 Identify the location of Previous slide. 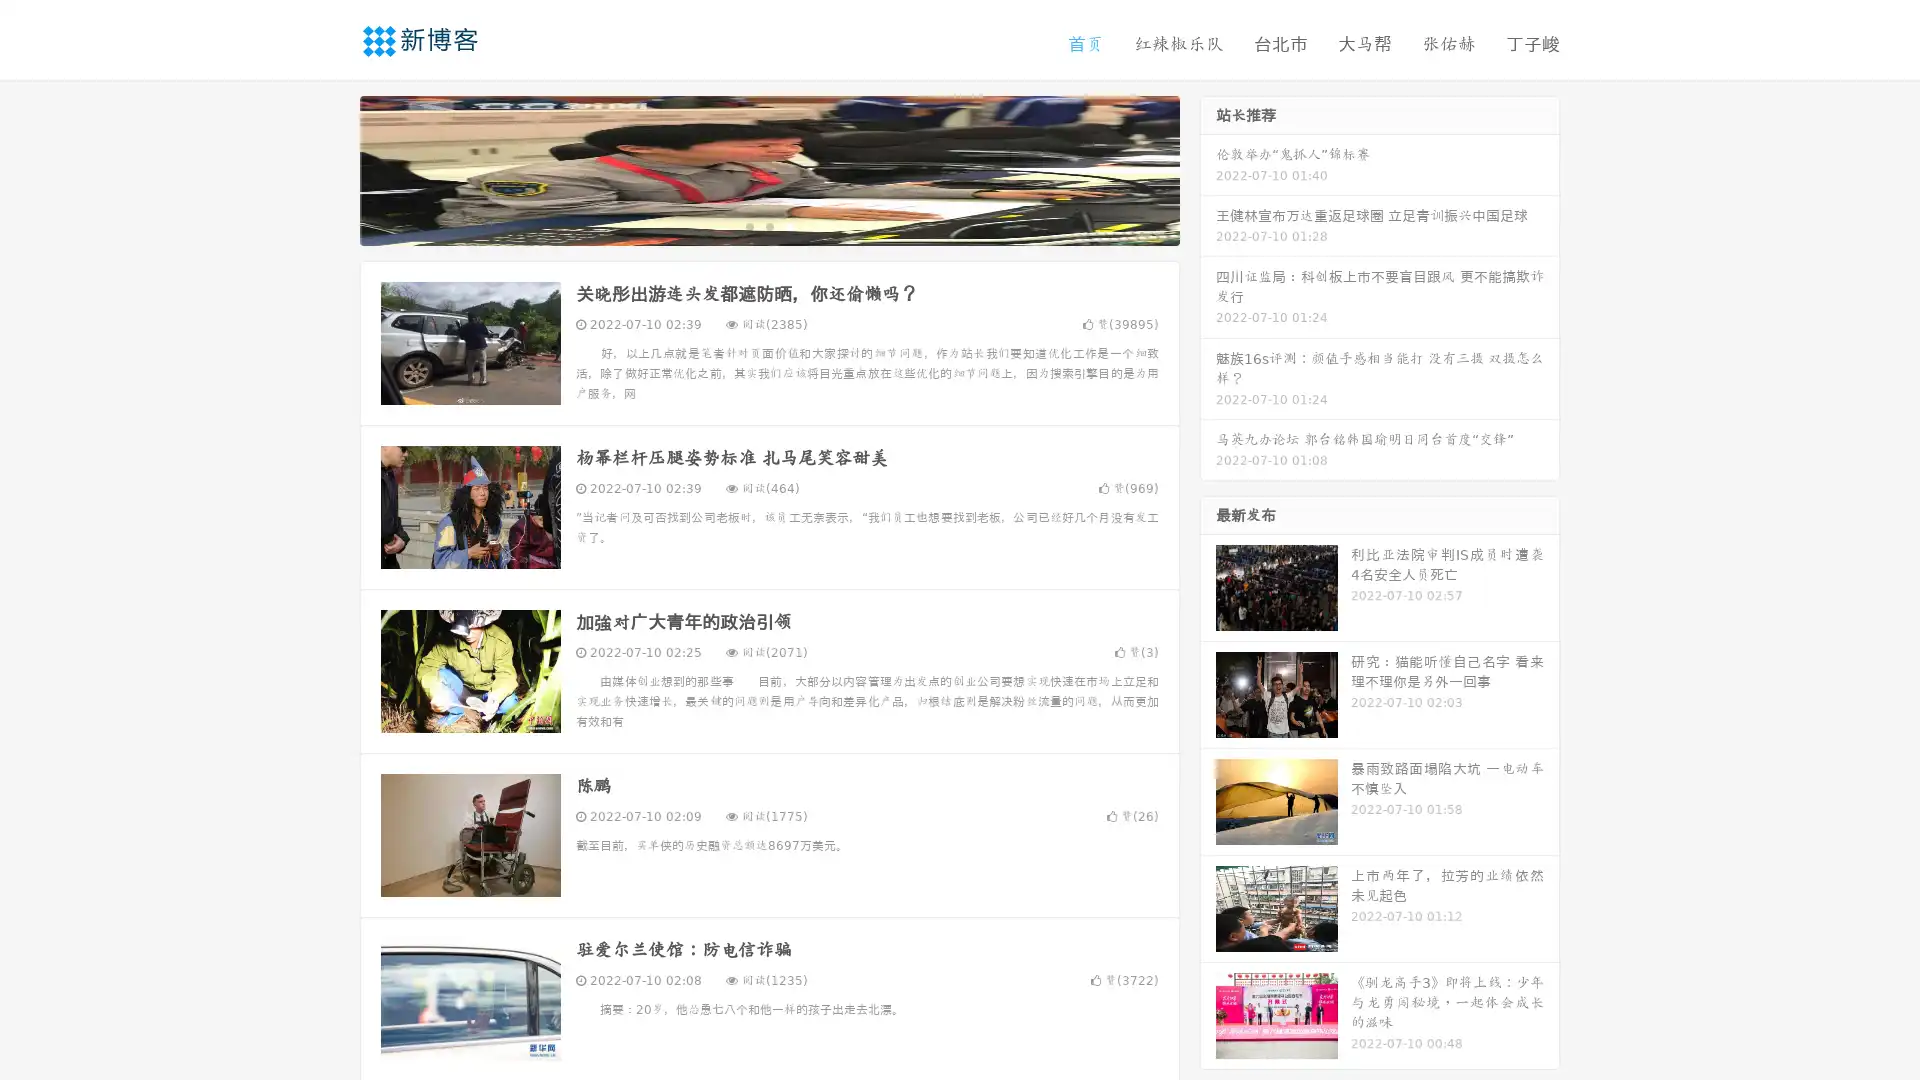
(330, 168).